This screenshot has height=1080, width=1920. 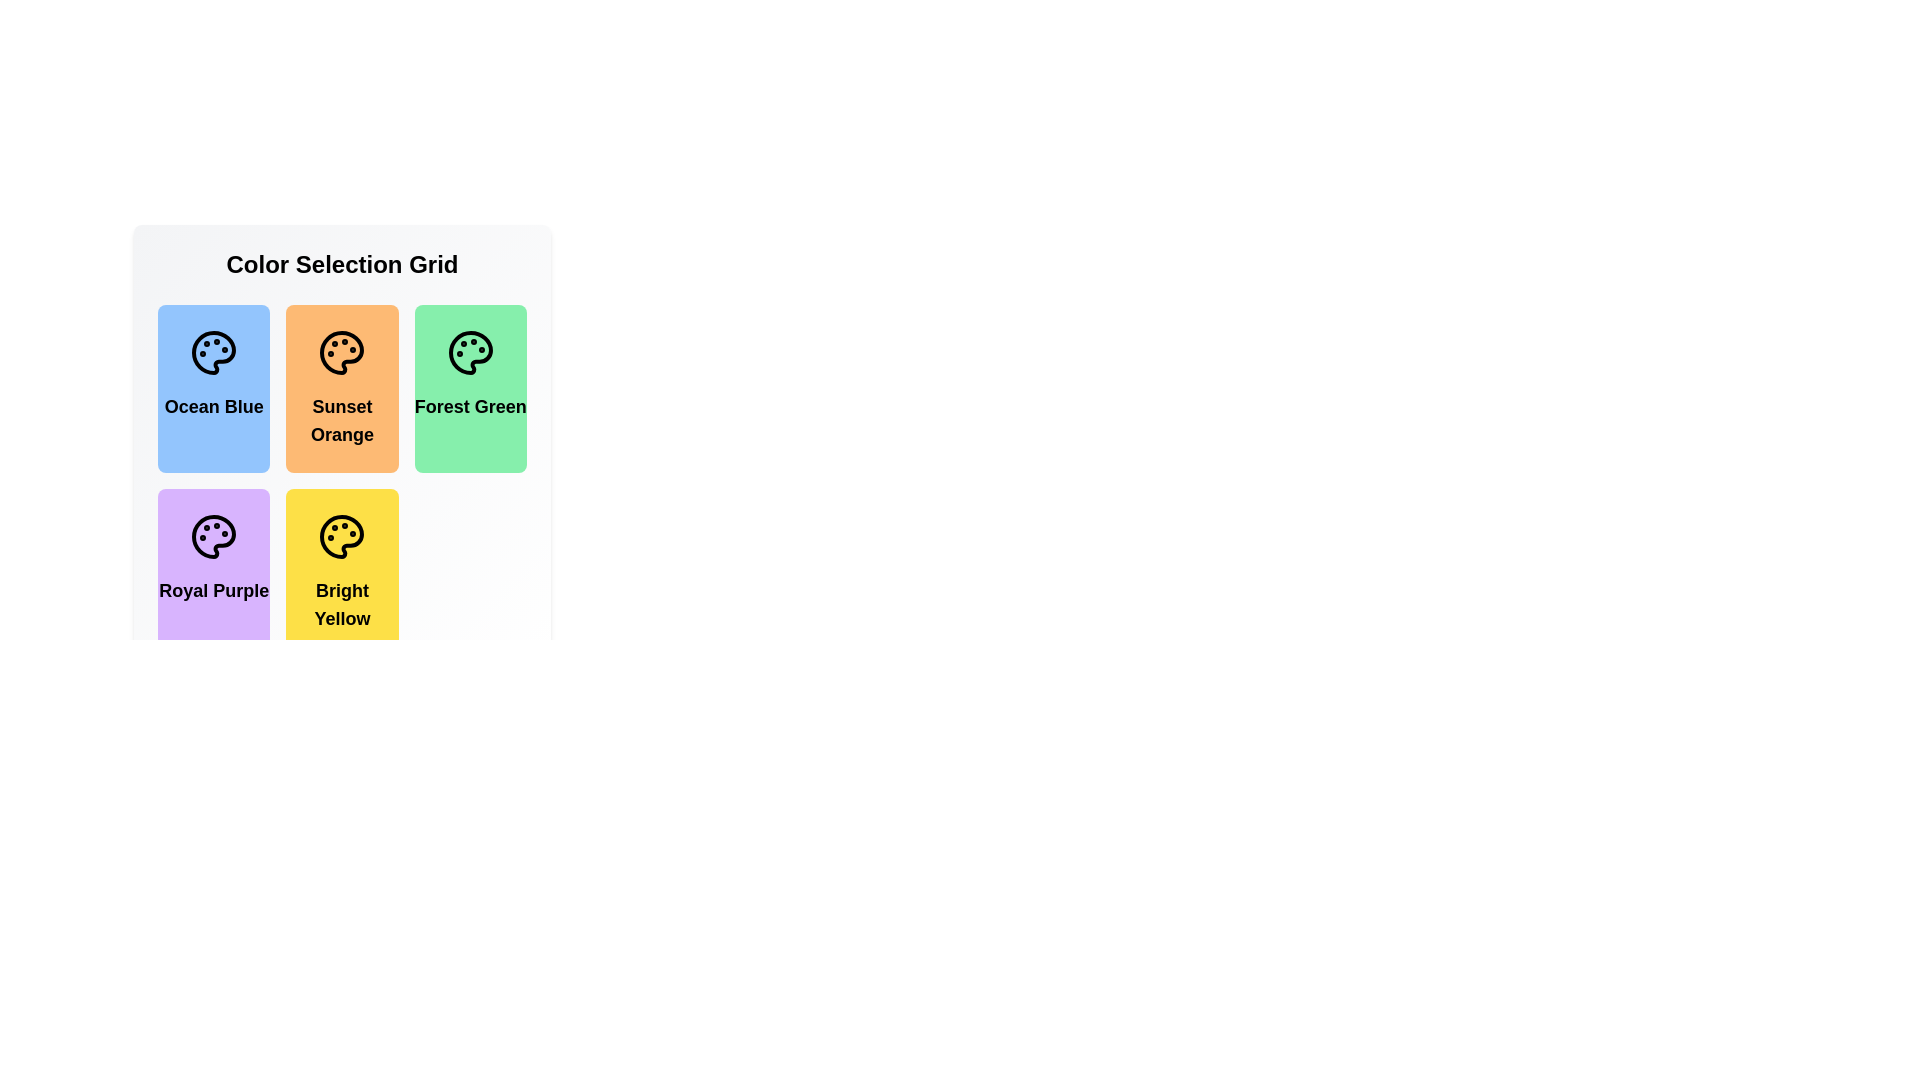 I want to click on the item labeled Forest Green, so click(x=469, y=389).